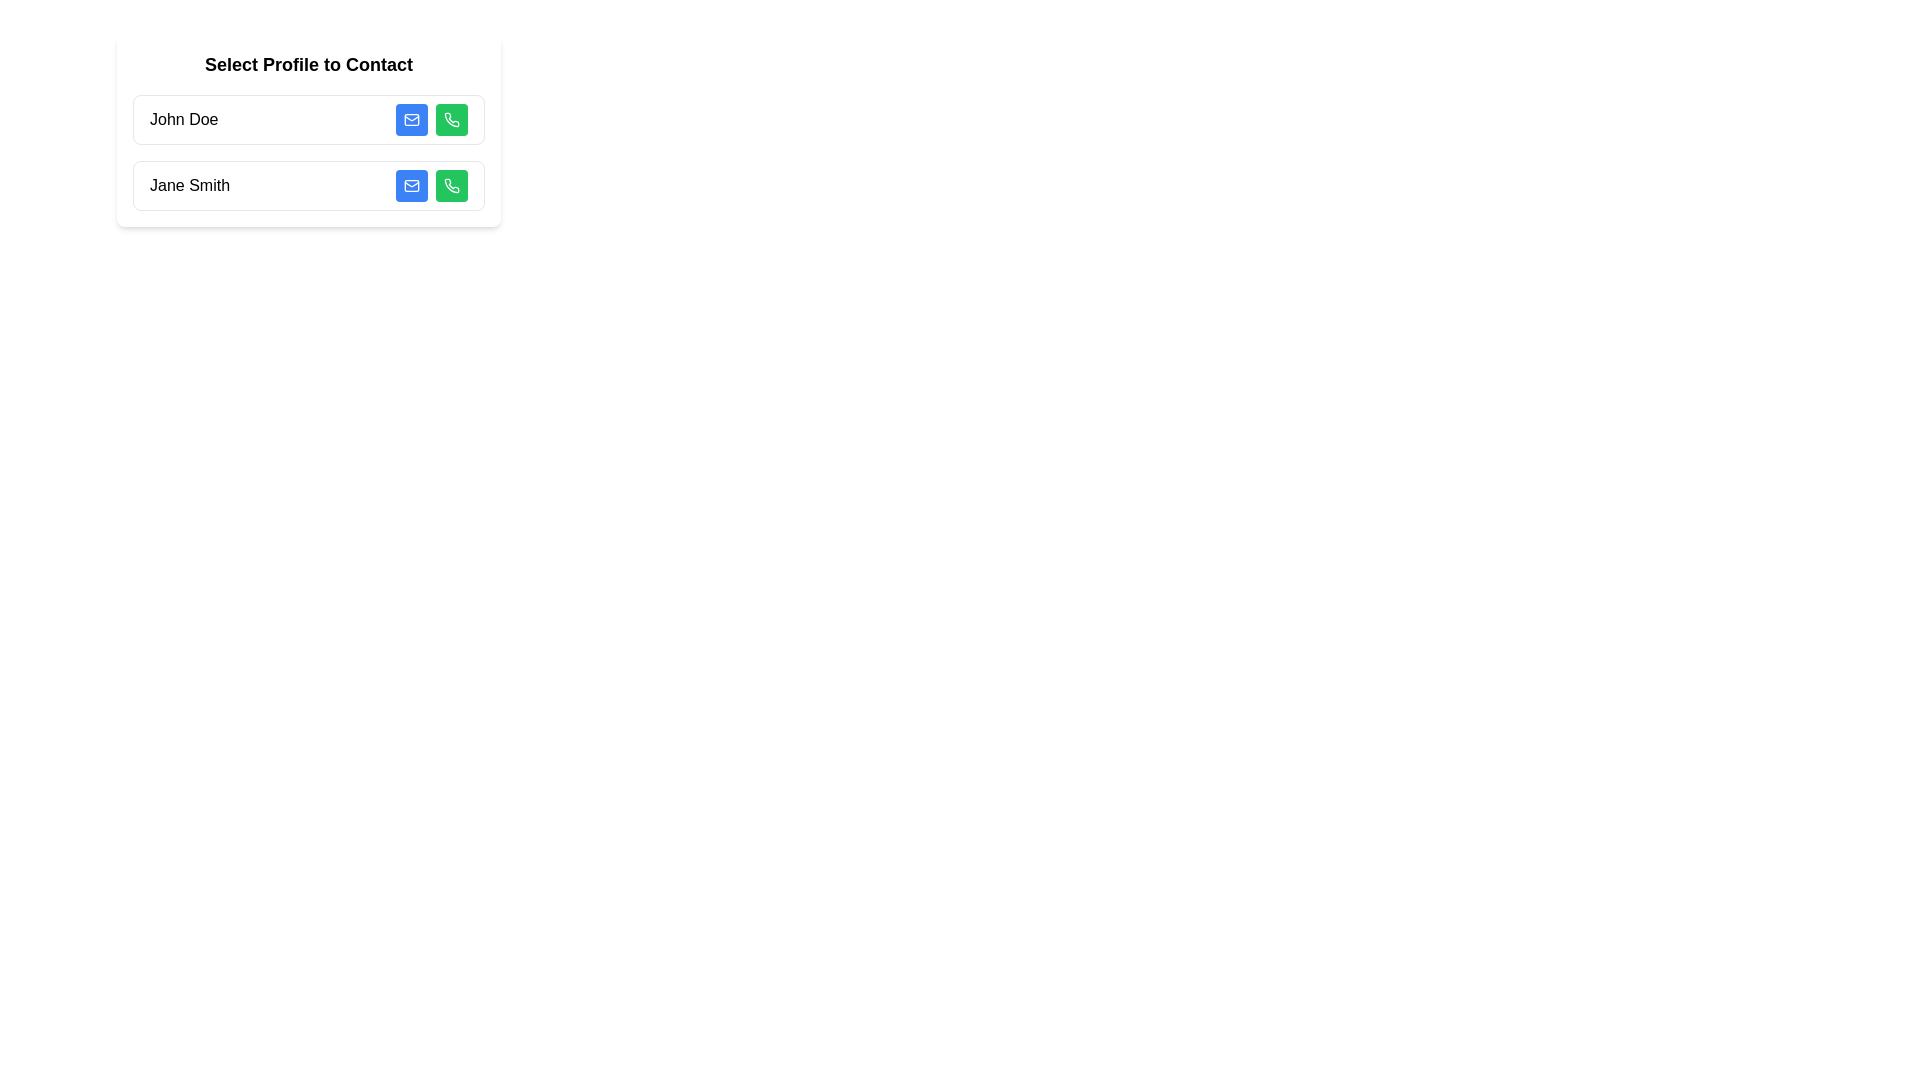 The height and width of the screenshot is (1080, 1920). I want to click on the 'Jane Smith' label in the second profile card of the 'Select Profile to Contact' section, which is positioned above two interactive buttons, so click(190, 185).